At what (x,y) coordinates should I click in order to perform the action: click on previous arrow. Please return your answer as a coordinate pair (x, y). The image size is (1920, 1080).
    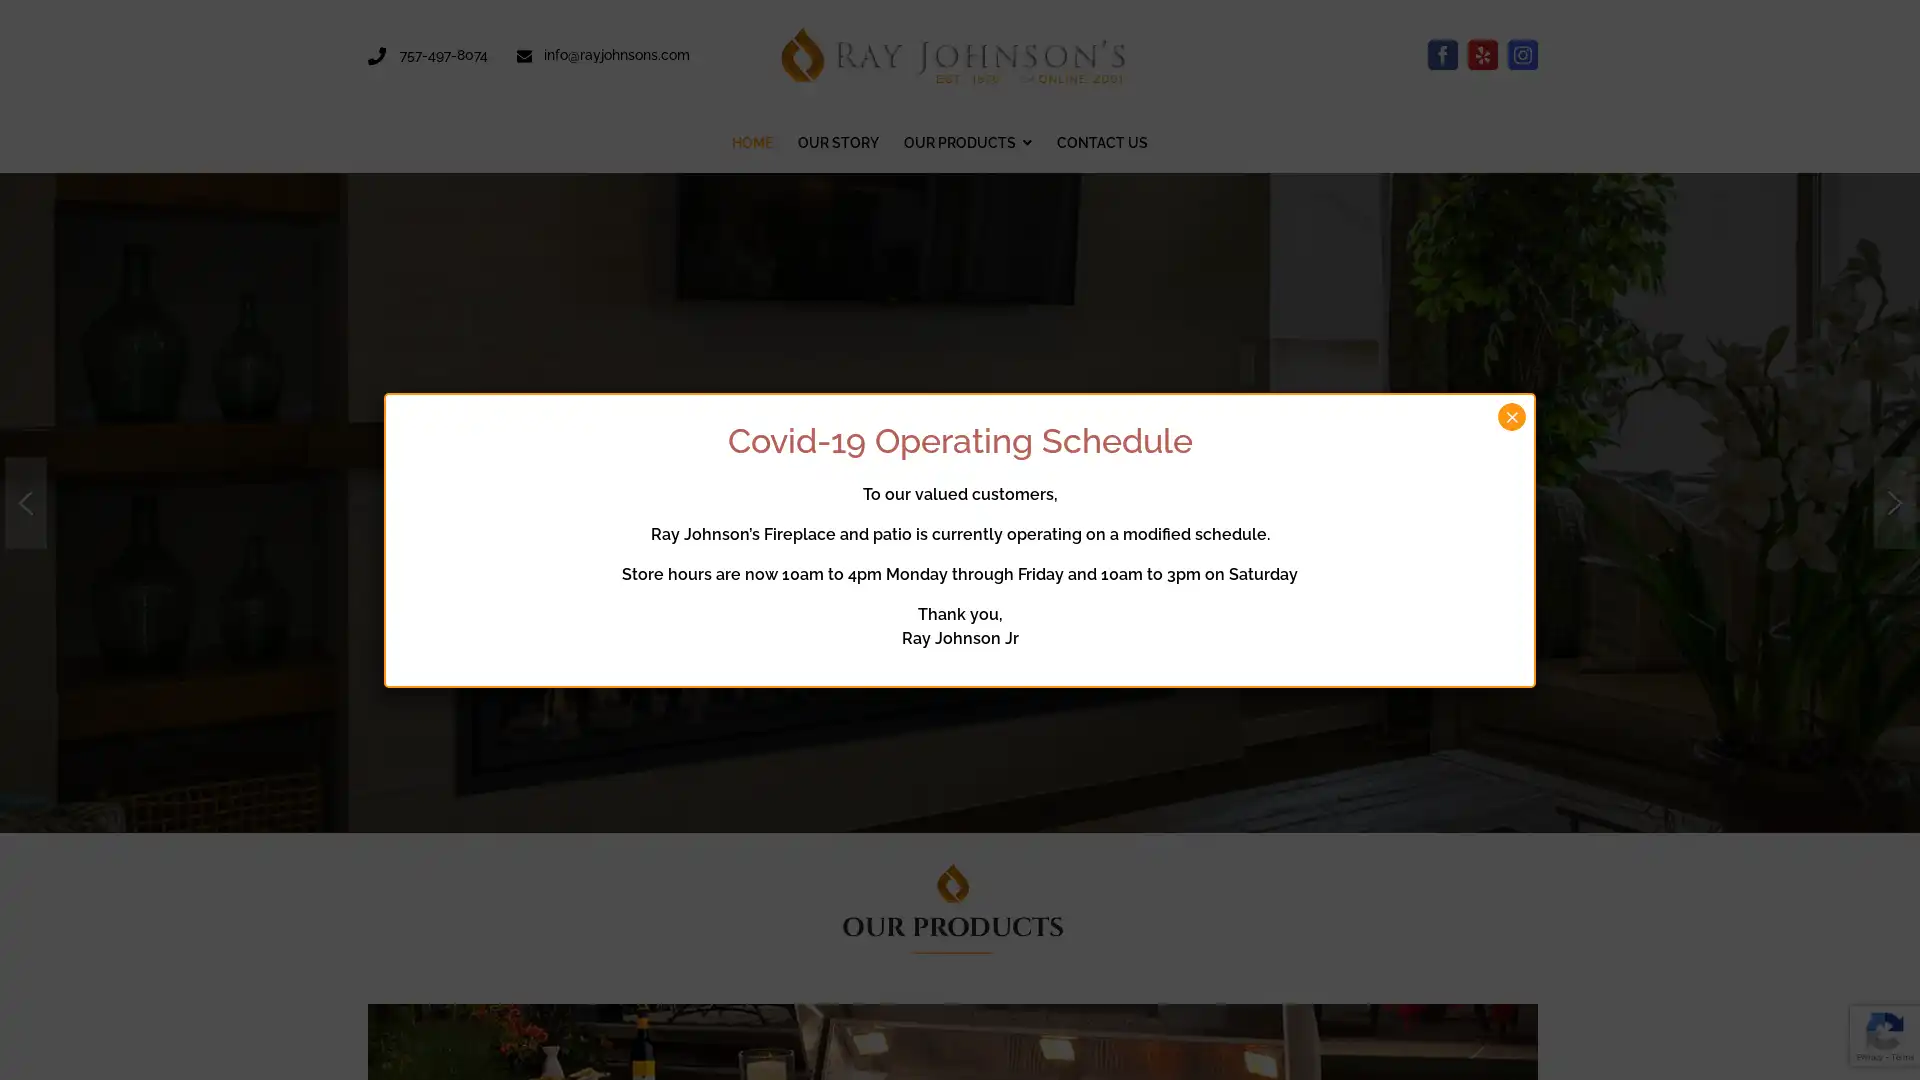
    Looking at the image, I should click on (24, 501).